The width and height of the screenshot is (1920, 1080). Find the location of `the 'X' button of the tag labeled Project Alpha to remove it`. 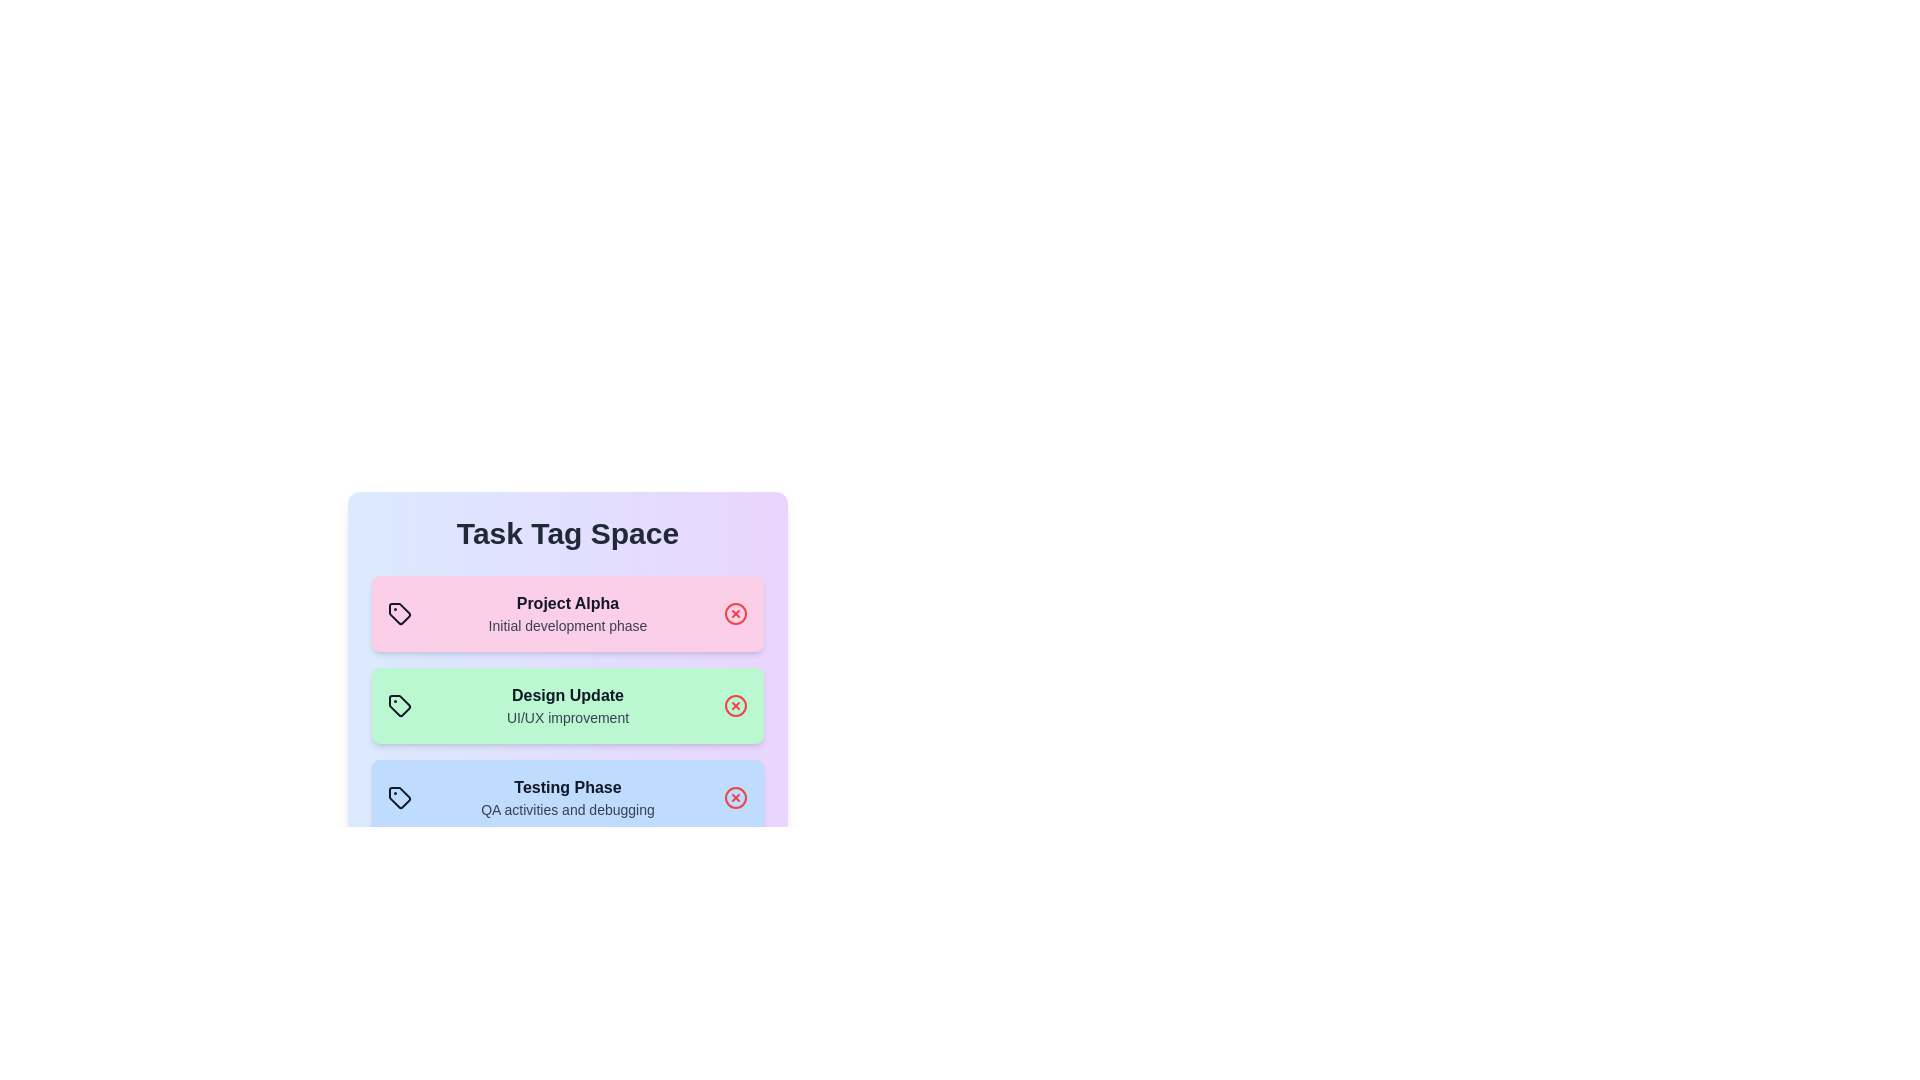

the 'X' button of the tag labeled Project Alpha to remove it is located at coordinates (734, 612).